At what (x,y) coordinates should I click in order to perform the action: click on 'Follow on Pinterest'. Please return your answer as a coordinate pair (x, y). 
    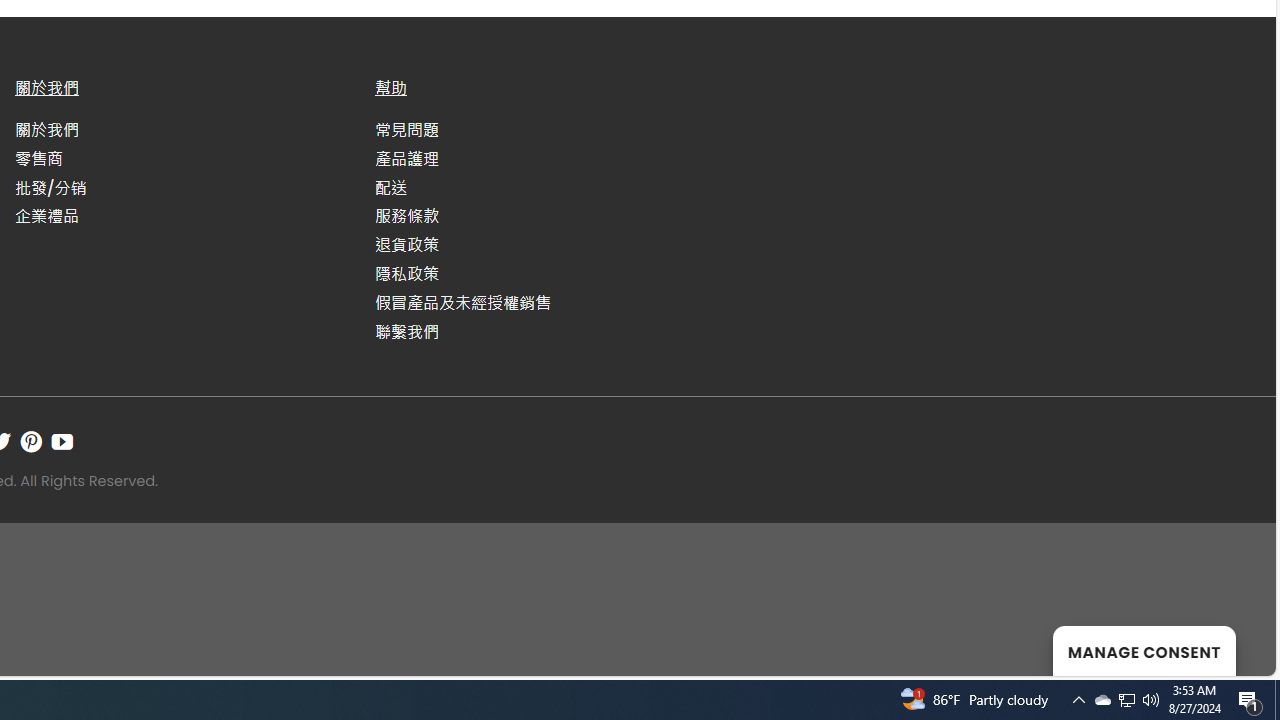
    Looking at the image, I should click on (31, 440).